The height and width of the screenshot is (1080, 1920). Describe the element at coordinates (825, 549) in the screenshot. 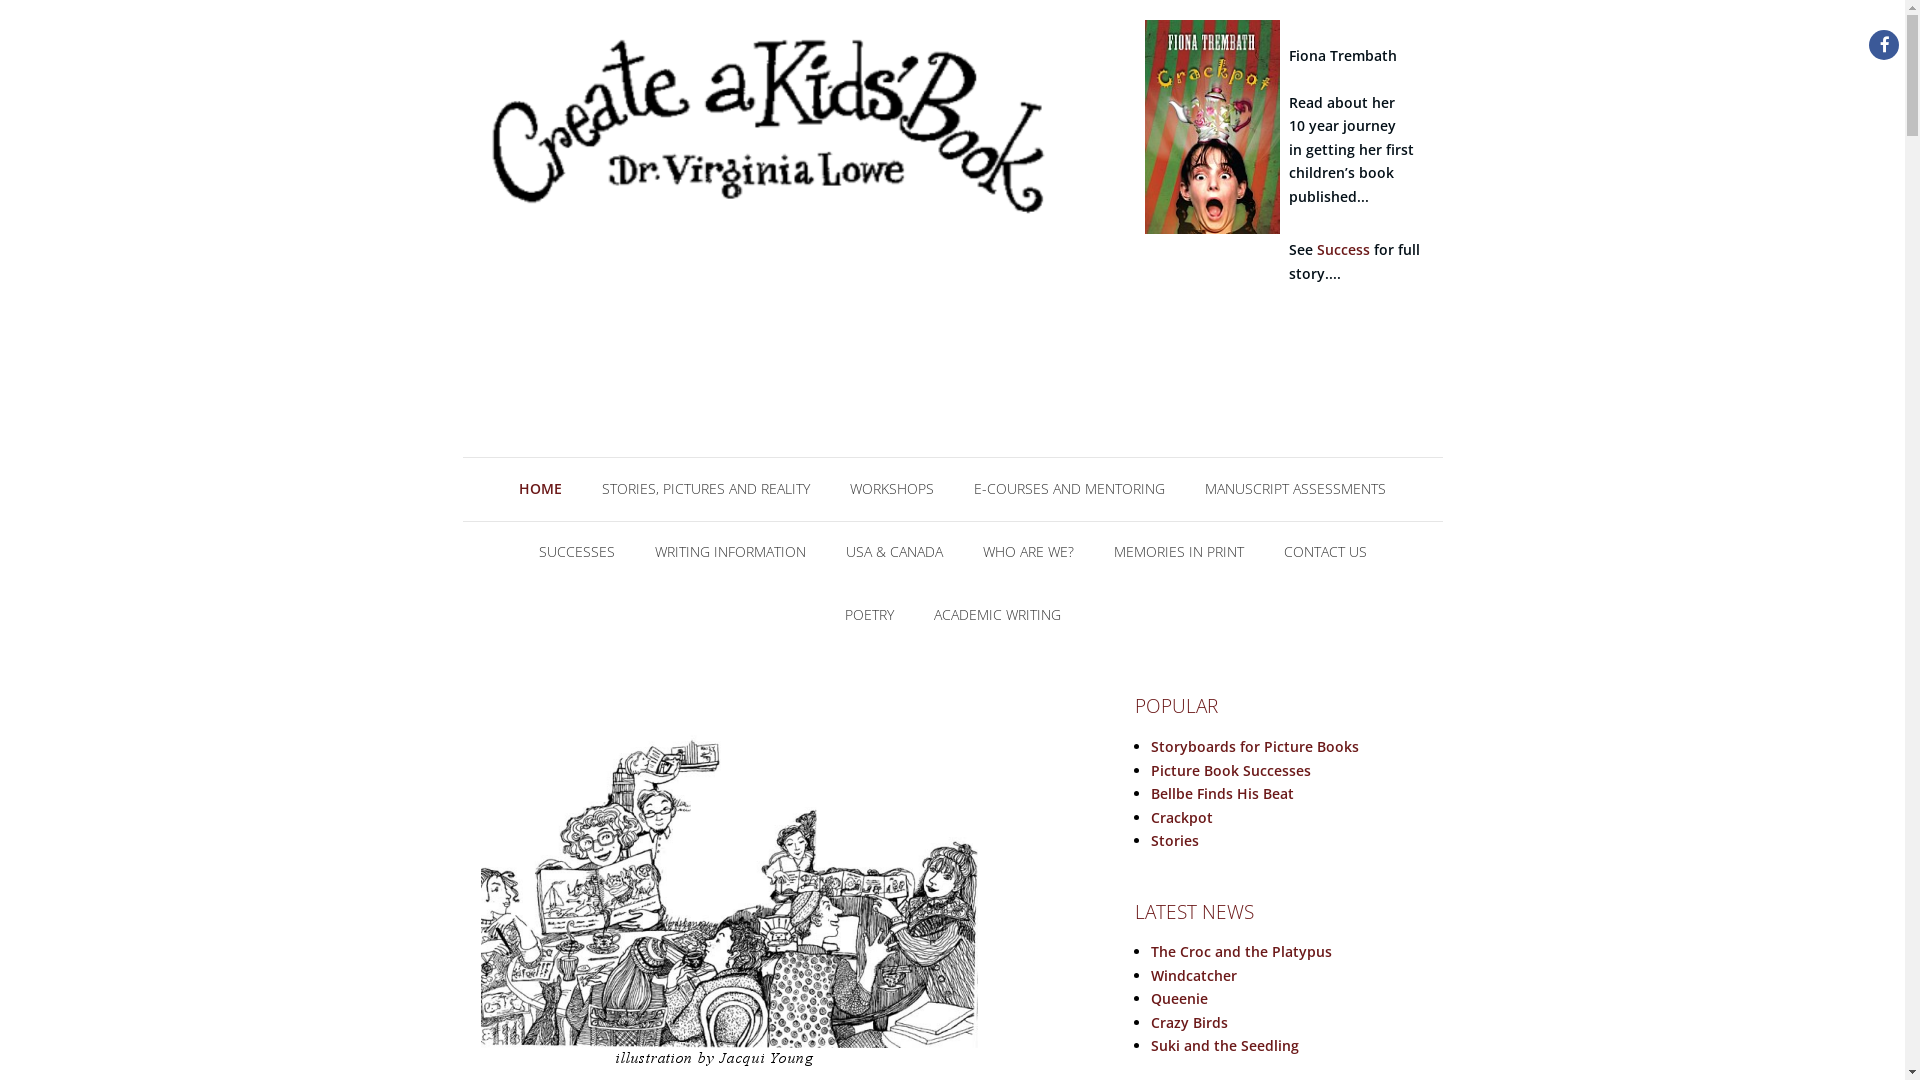

I see `'USA & CANADA'` at that location.